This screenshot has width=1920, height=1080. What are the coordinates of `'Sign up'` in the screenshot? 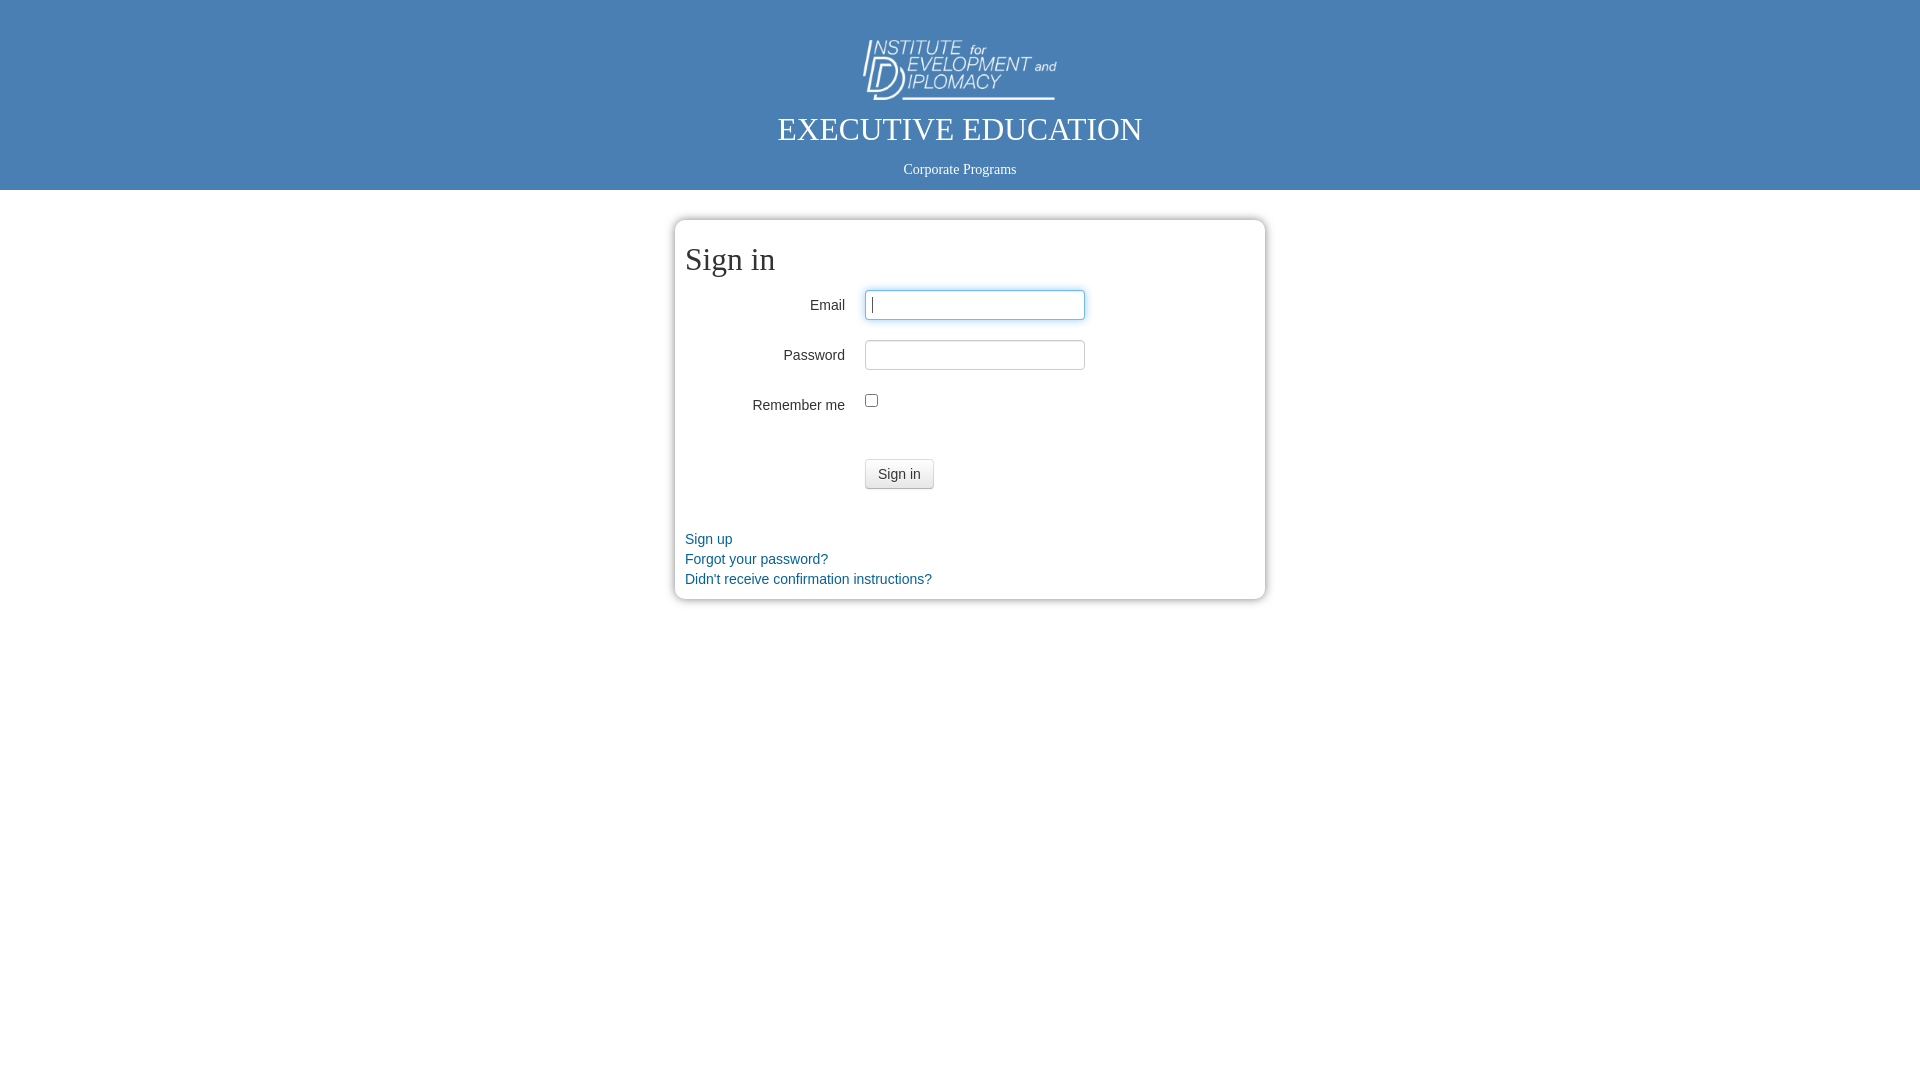 It's located at (708, 538).